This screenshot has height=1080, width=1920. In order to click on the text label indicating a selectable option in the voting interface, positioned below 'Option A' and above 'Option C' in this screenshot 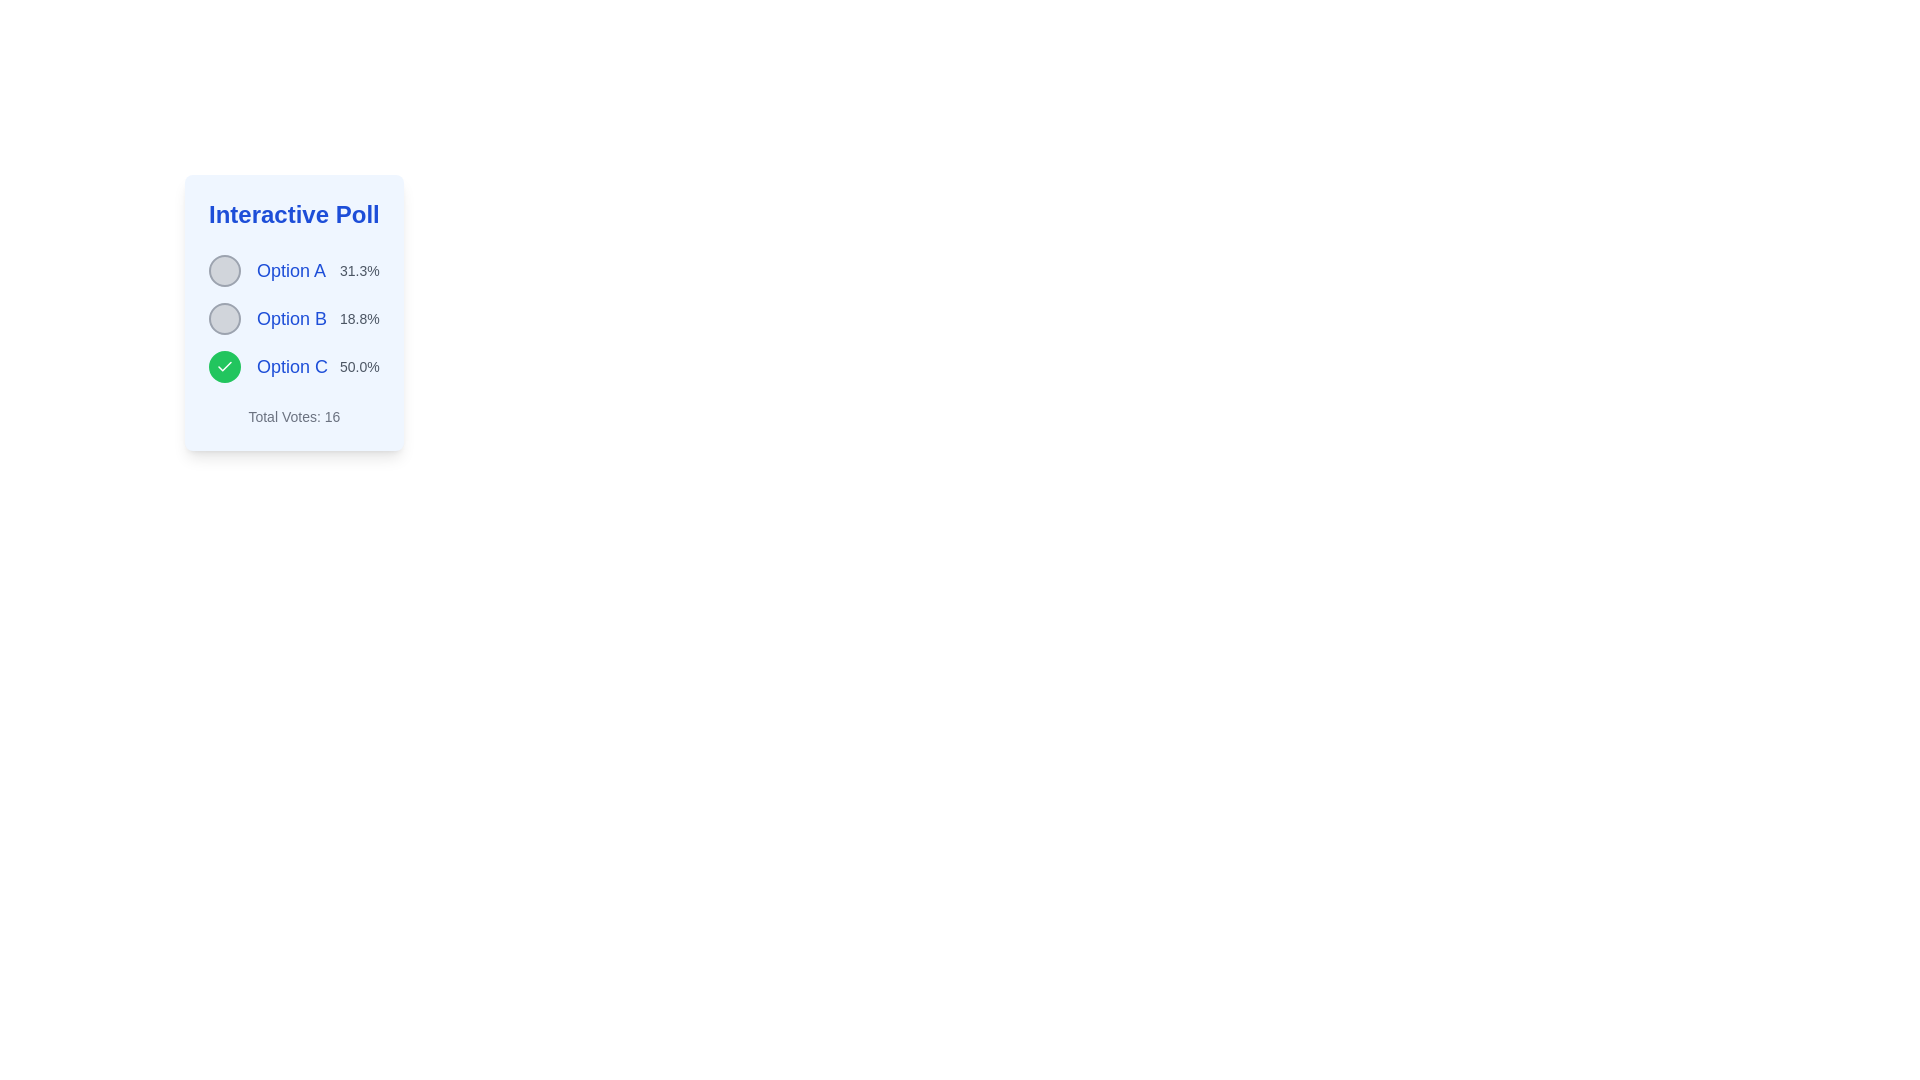, I will do `click(291, 318)`.